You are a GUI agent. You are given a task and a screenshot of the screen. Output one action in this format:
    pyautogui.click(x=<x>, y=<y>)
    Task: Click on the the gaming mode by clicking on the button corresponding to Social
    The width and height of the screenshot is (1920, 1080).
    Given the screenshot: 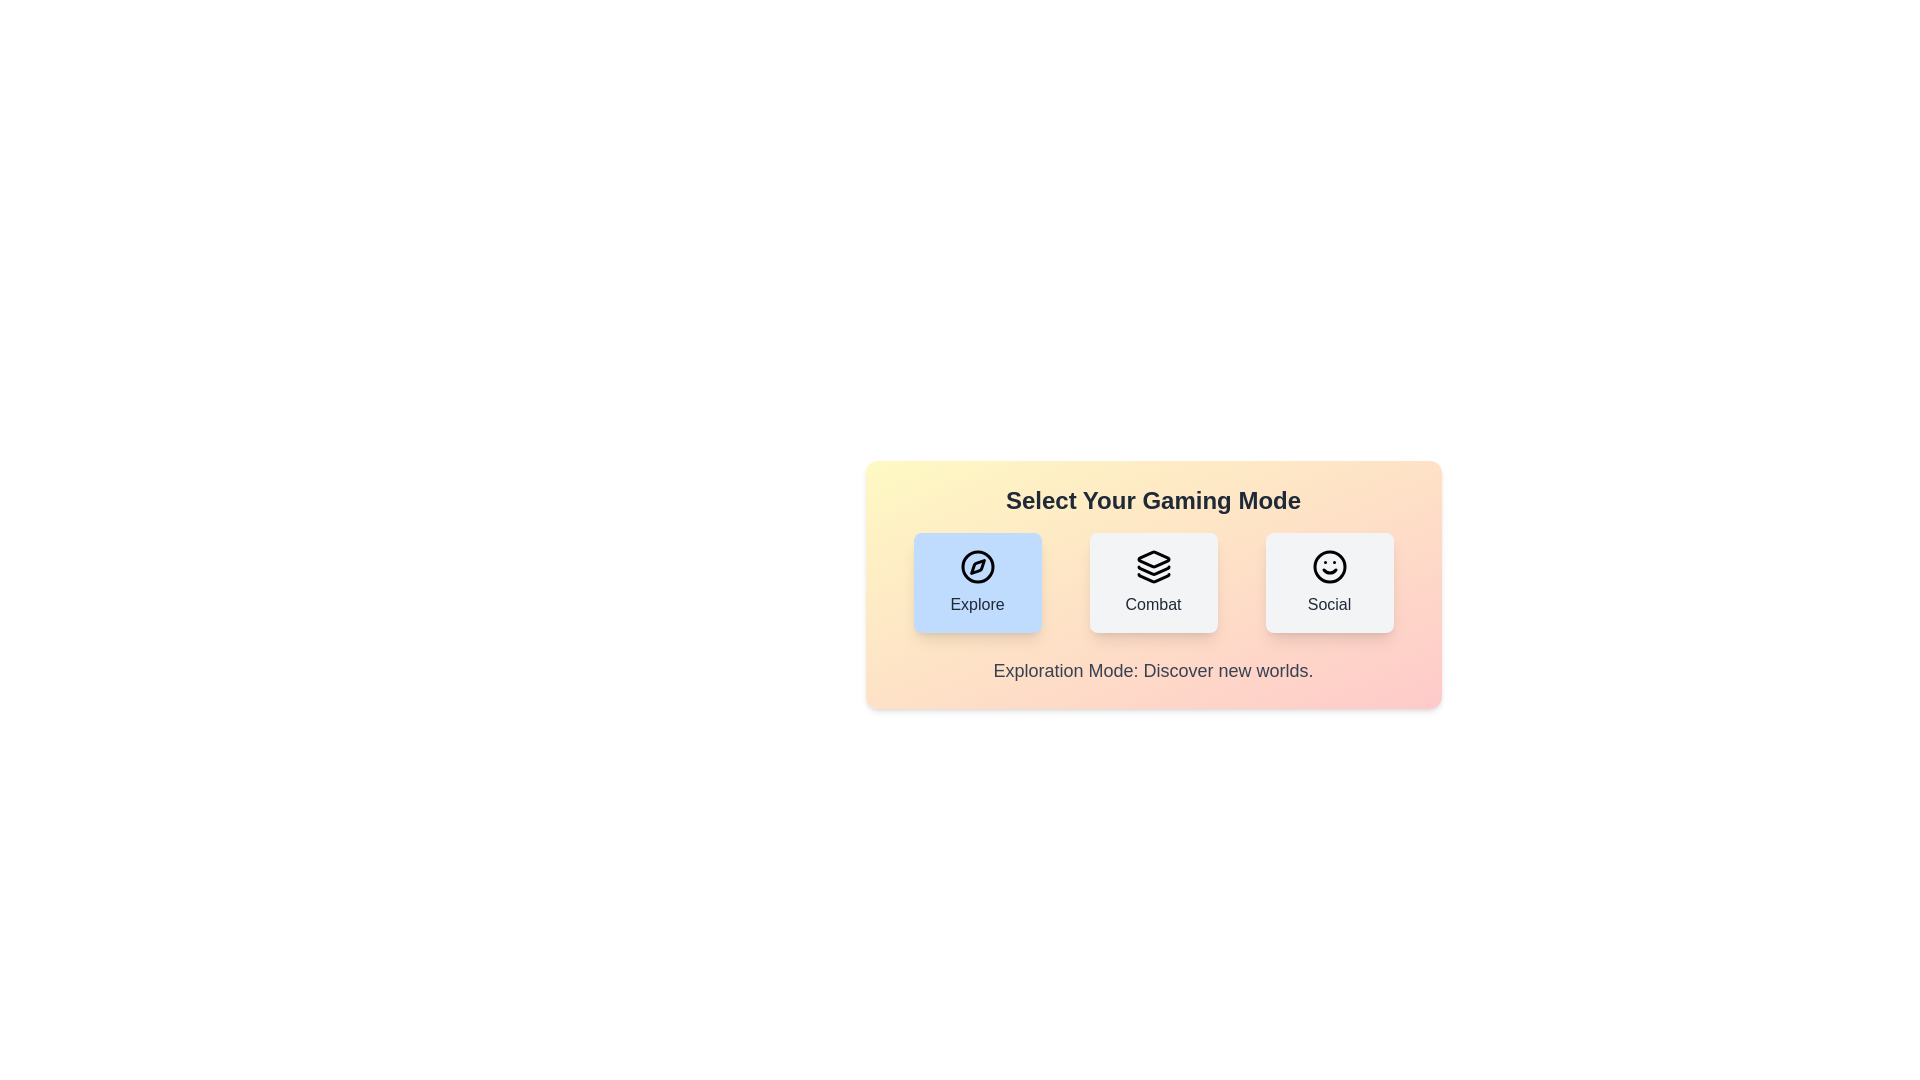 What is the action you would take?
    pyautogui.click(x=1329, y=582)
    